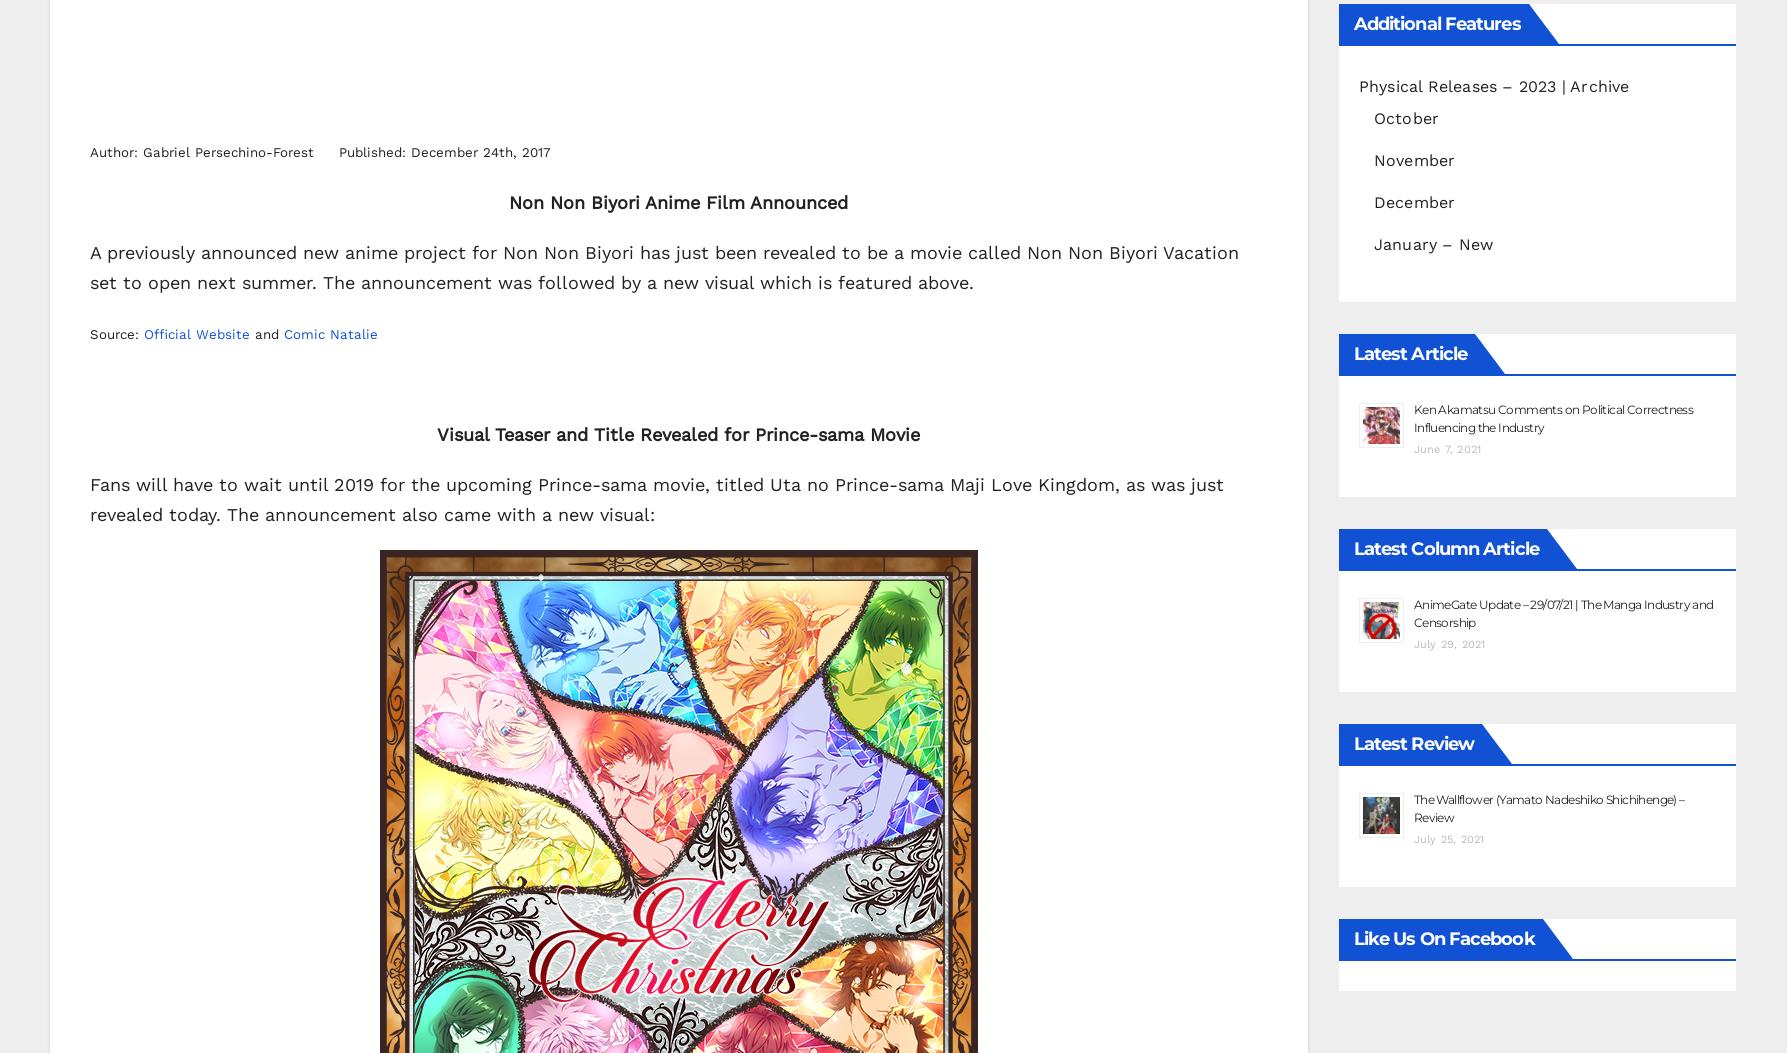  I want to click on 'Physical Releases – 2023 | Archive', so click(1356, 84).